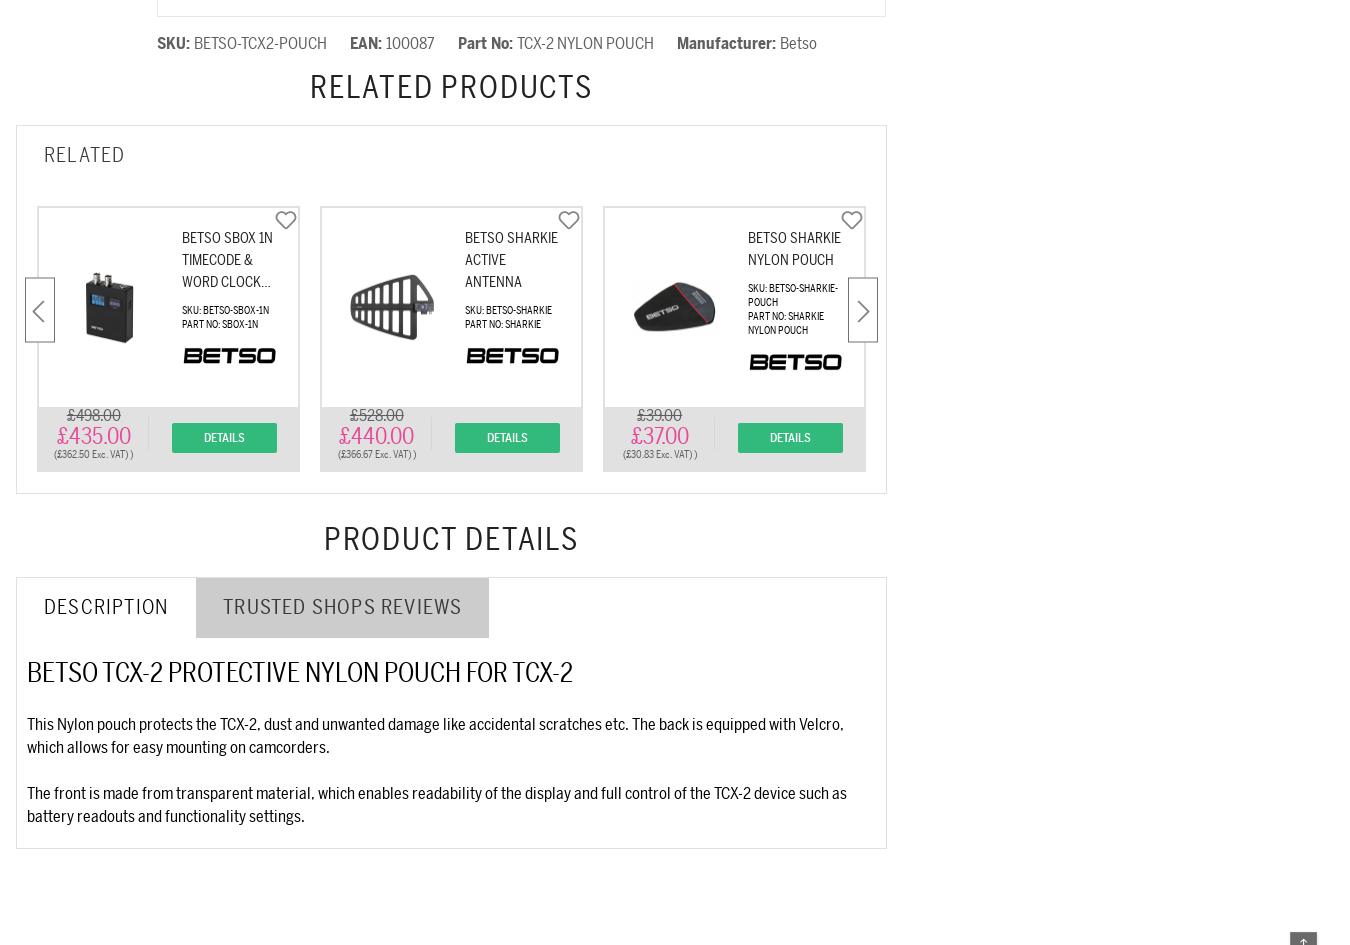  I want to click on '£39.00', so click(659, 415).